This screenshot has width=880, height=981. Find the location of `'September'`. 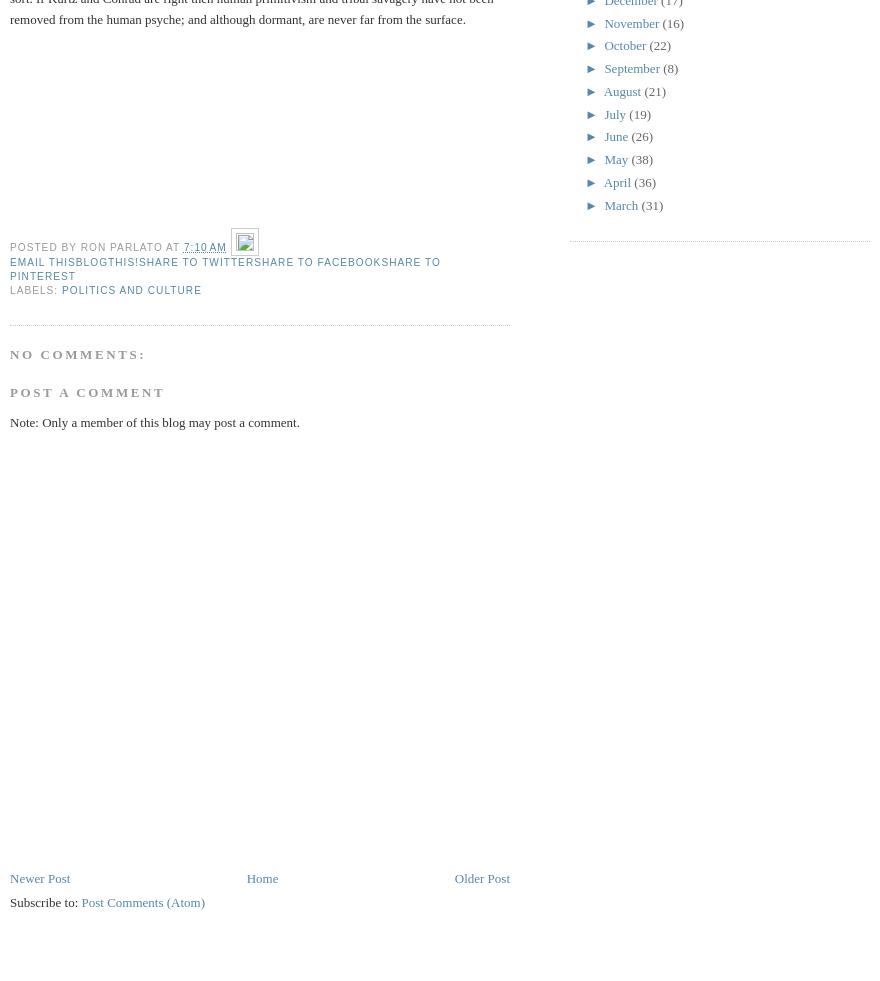

'September' is located at coordinates (633, 67).